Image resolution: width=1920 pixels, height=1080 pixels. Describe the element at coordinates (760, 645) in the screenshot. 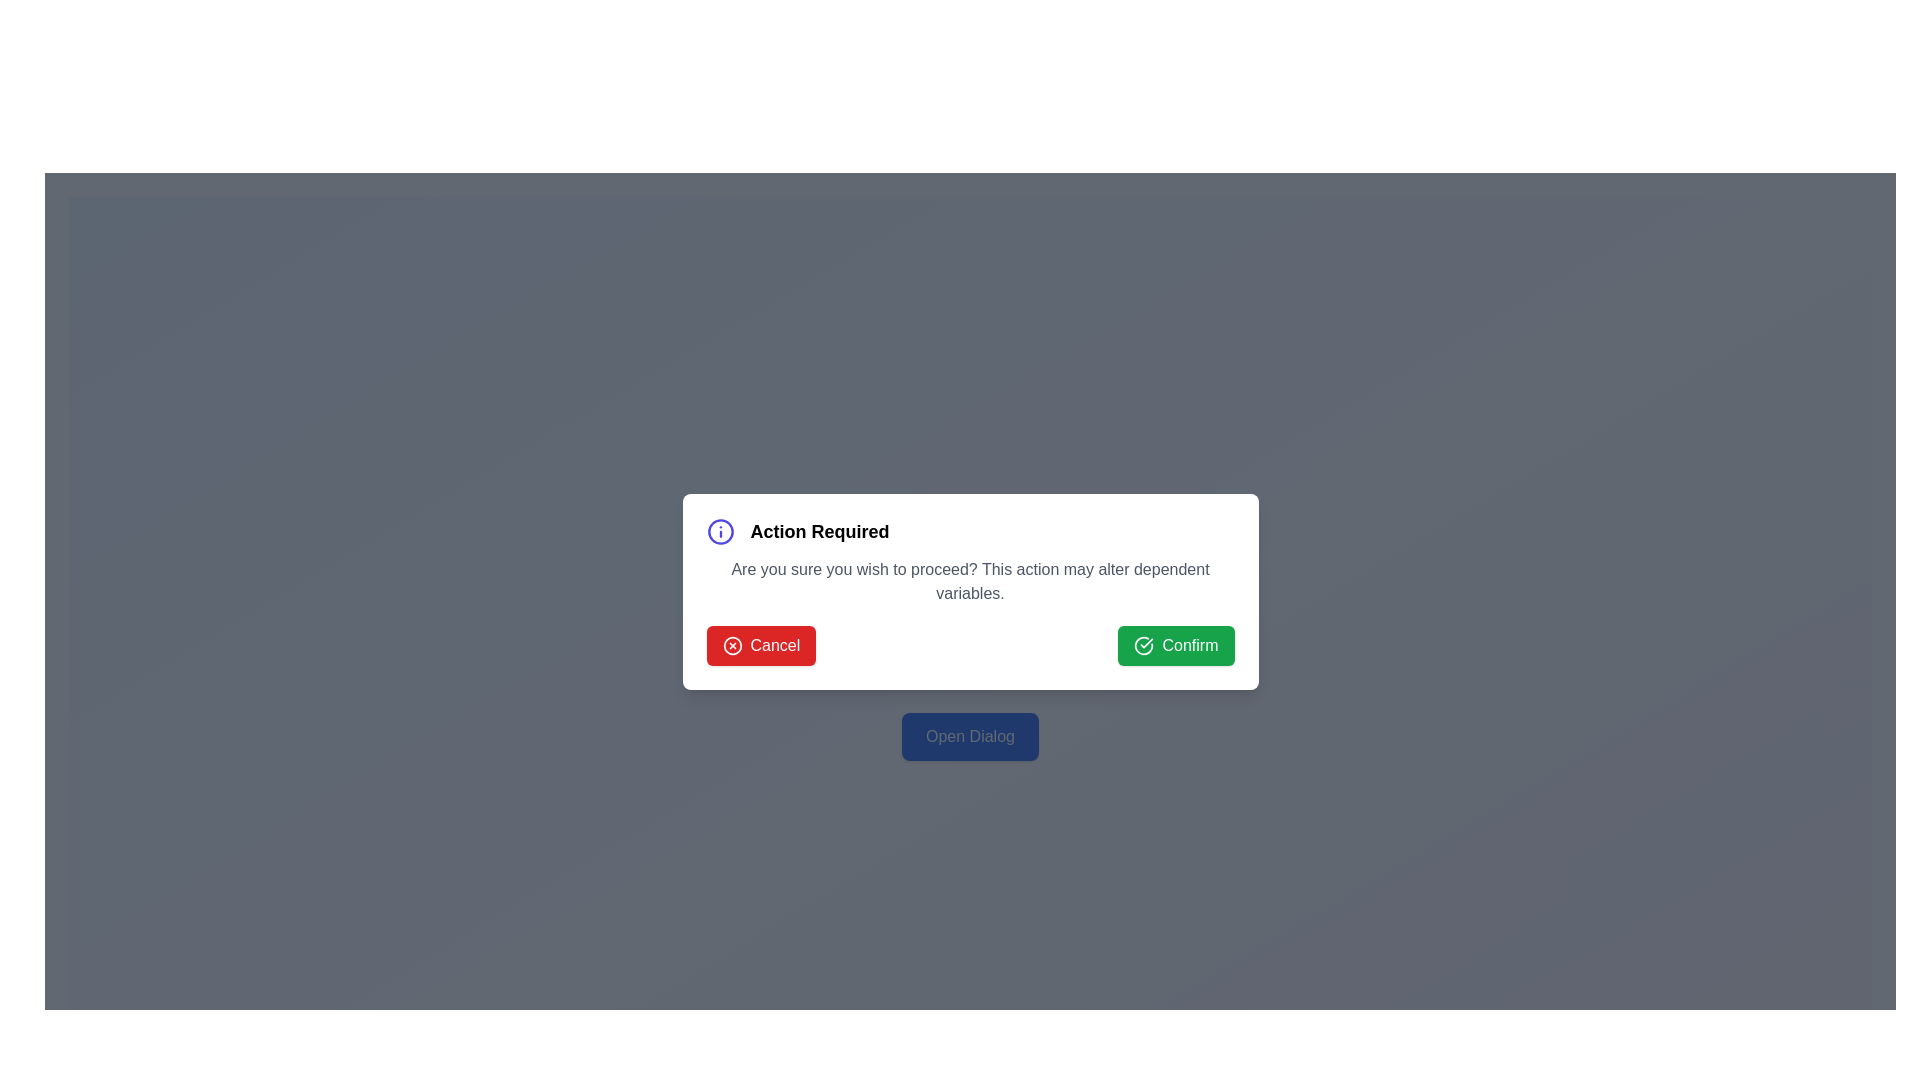

I see `the 'Cancel' button located at the bottom left of the pop-up dialog box for keyboard interaction` at that location.